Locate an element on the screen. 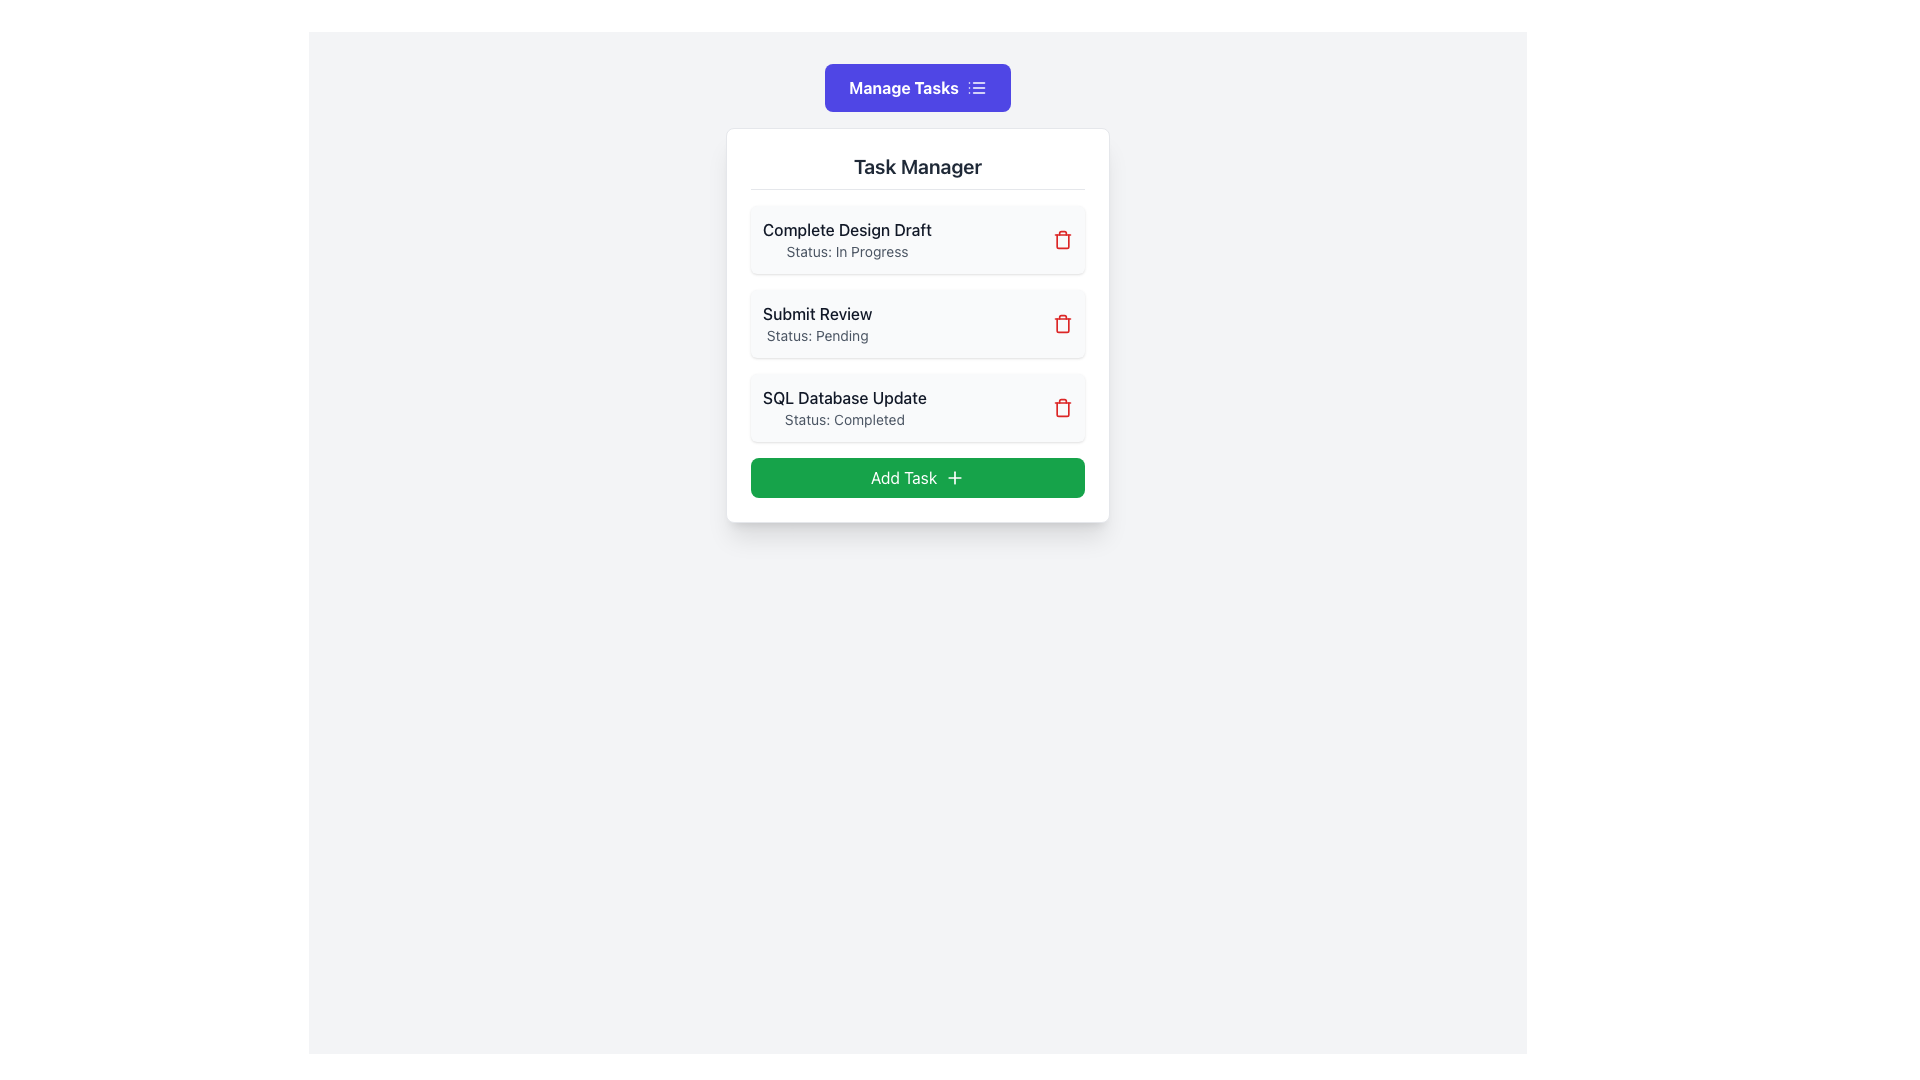 The image size is (1920, 1080). the Information text block displaying 'SQL Database Update' and 'Status: Completed', which is the third item in the 'Task Manager' section is located at coordinates (844, 407).